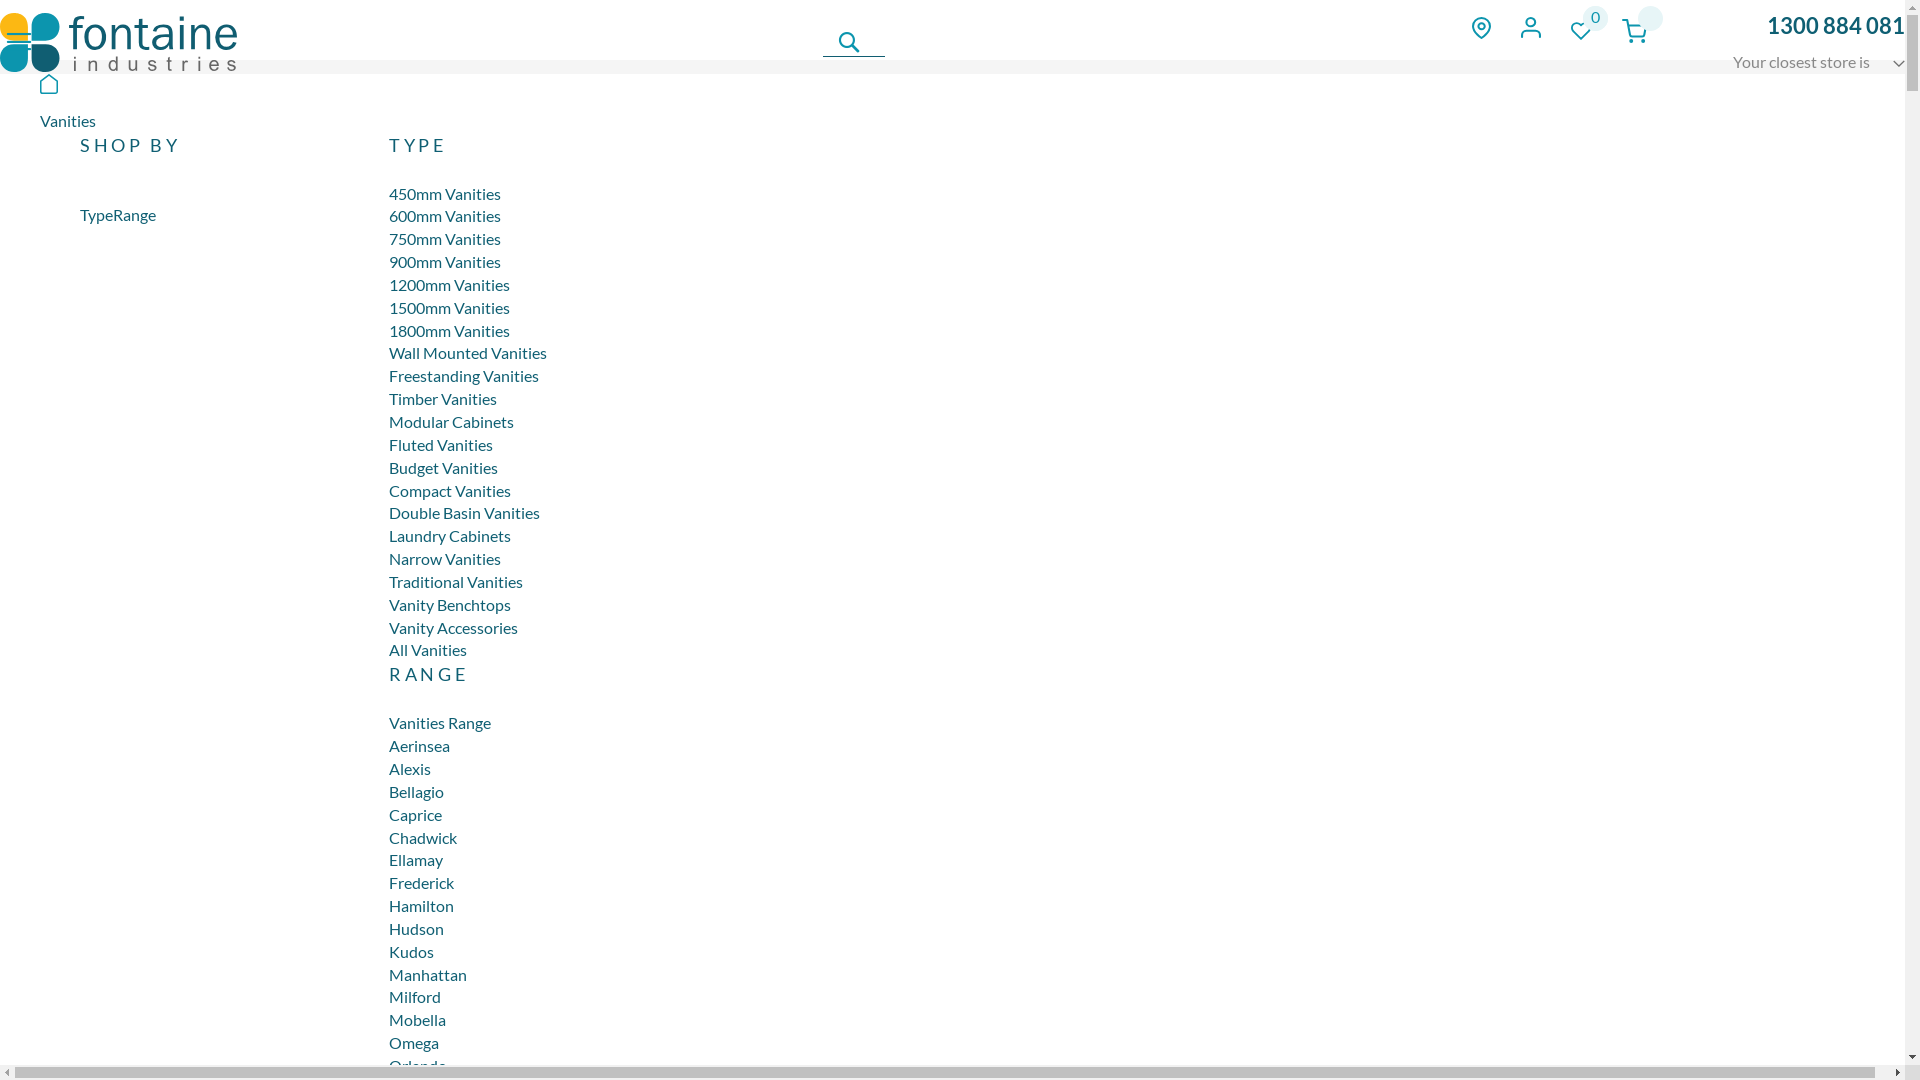 The image size is (1920, 1080). What do you see at coordinates (416, 1064) in the screenshot?
I see `'Orlando'` at bounding box center [416, 1064].